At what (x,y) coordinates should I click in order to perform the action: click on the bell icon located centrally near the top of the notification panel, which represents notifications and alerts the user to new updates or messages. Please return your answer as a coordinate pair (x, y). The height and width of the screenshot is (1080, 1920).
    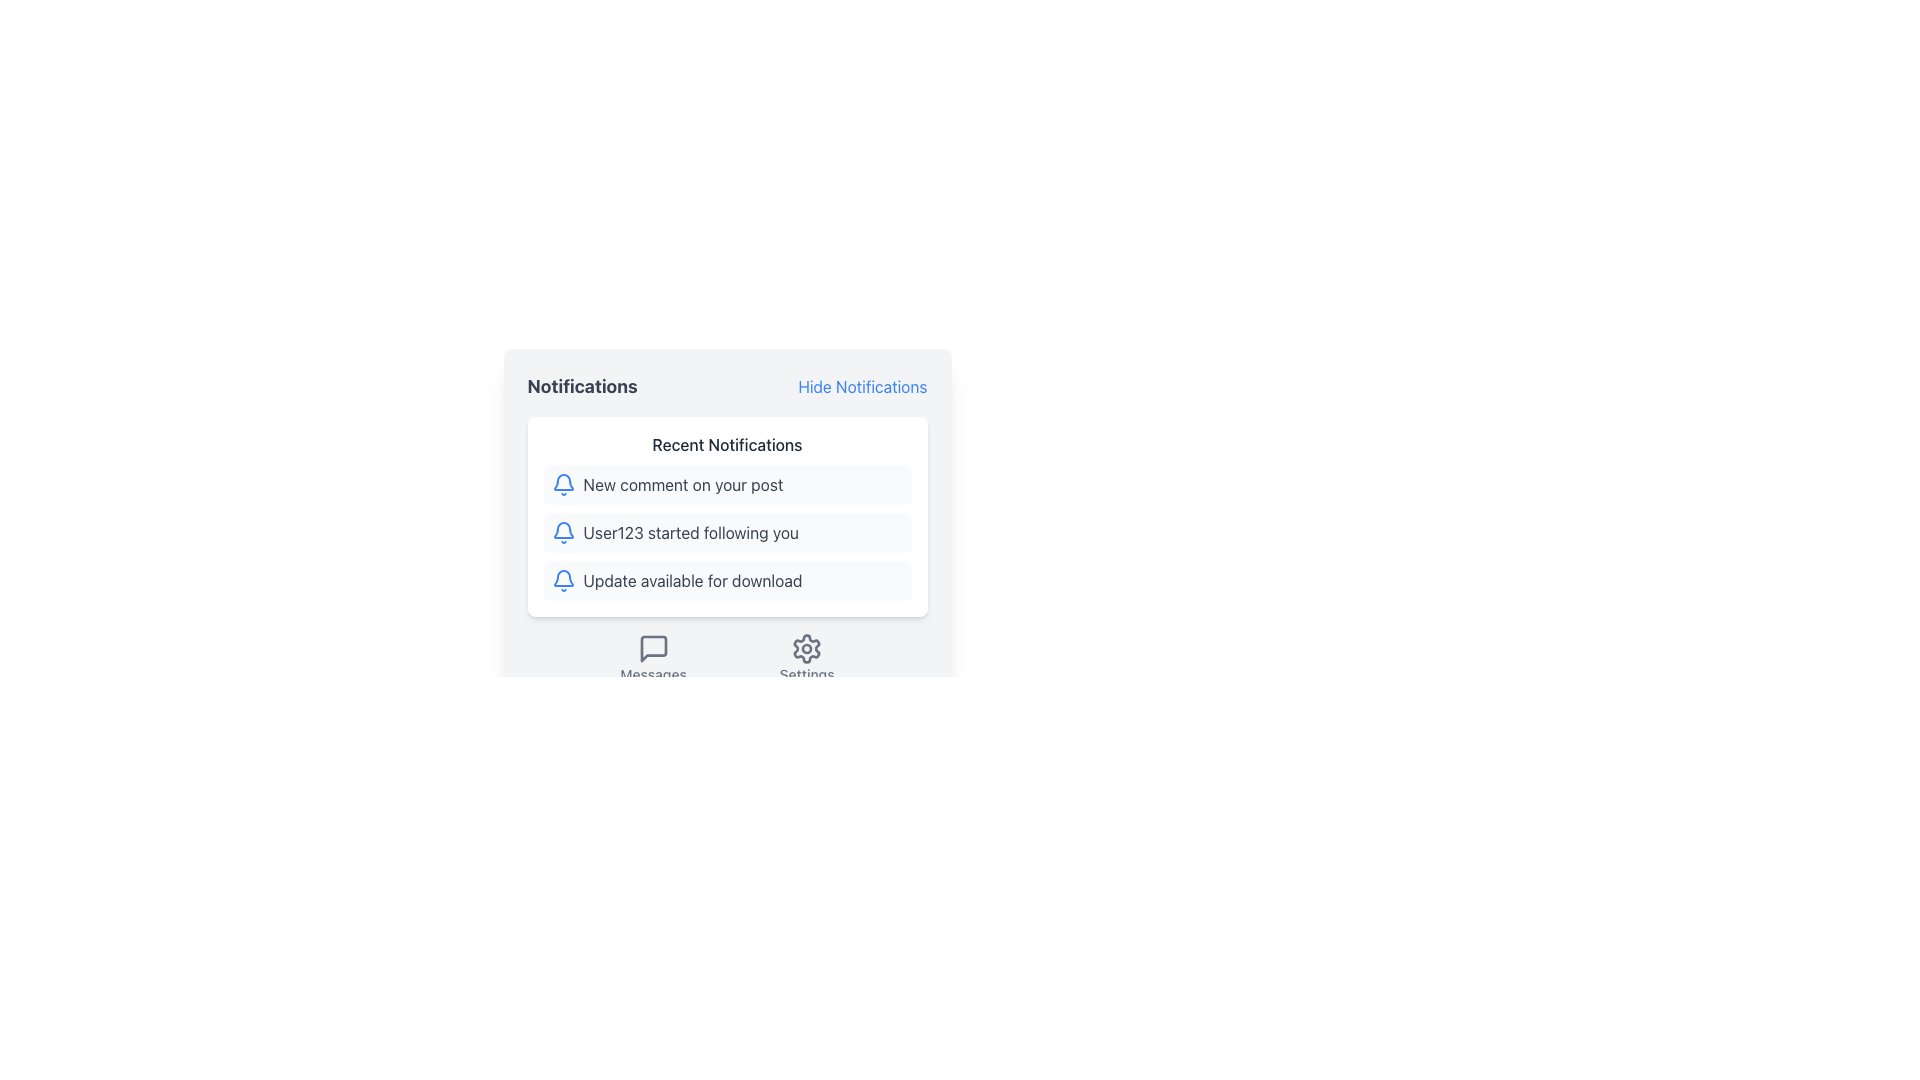
    Looking at the image, I should click on (562, 482).